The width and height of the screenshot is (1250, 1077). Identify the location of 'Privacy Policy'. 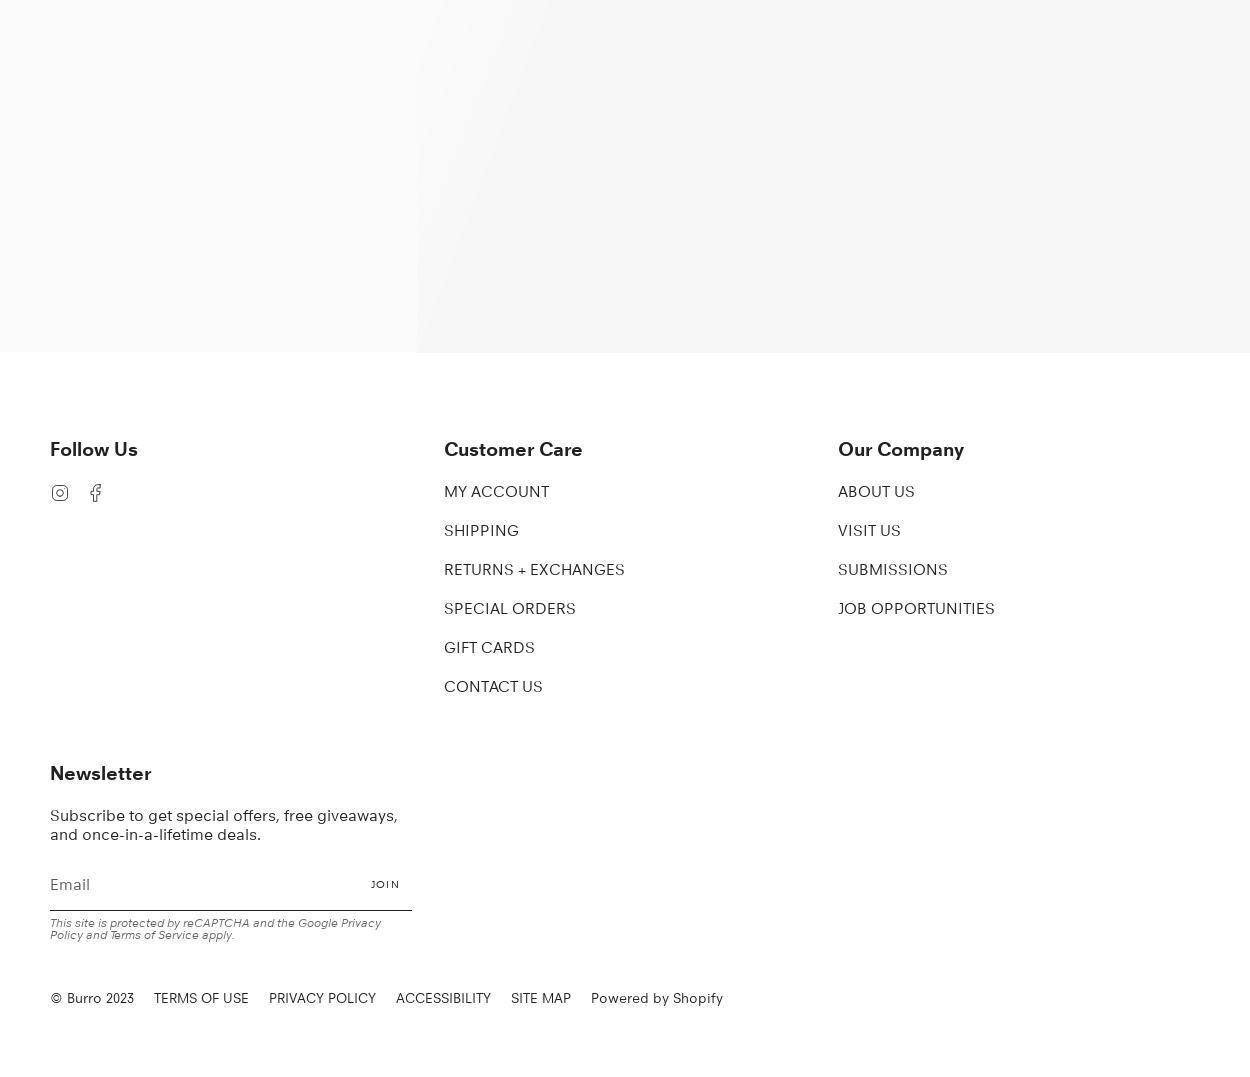
(214, 926).